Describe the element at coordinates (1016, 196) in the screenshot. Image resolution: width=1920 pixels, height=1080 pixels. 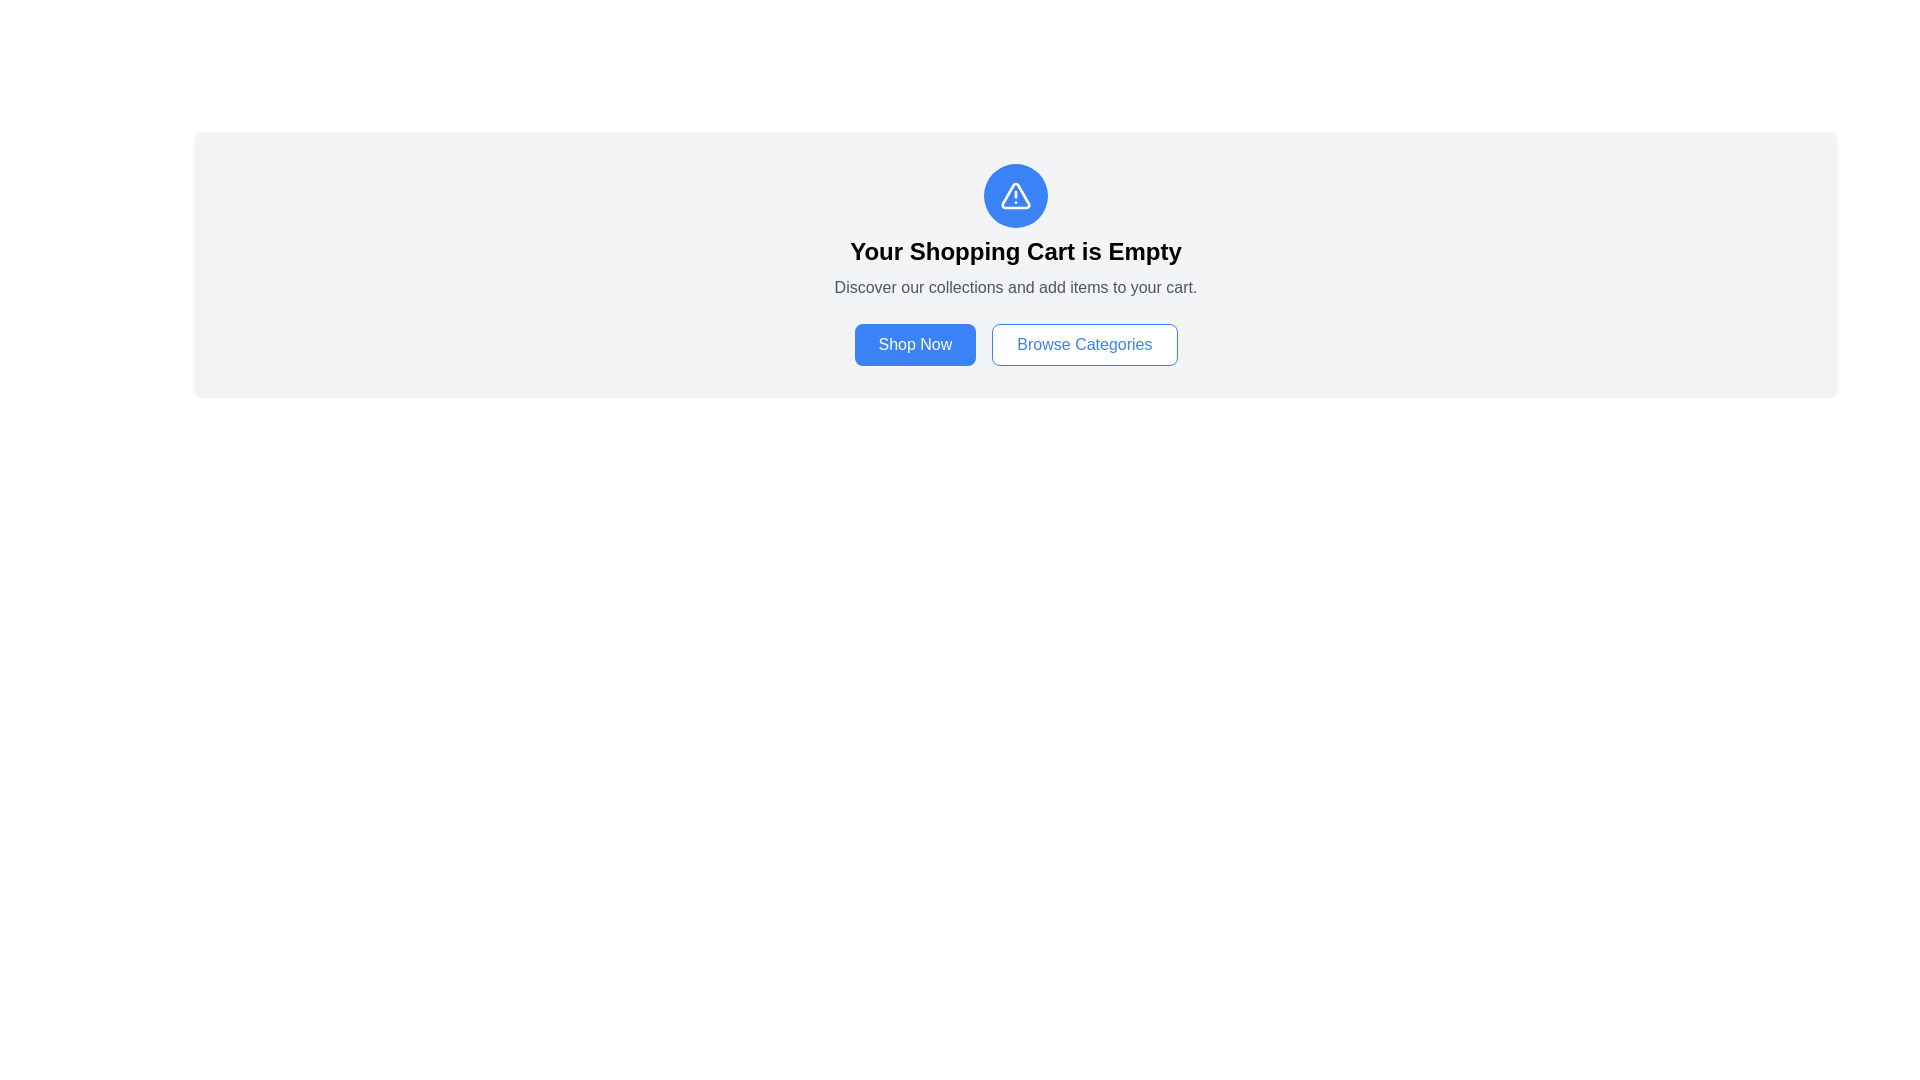
I see `the alert icon located at the center of the blue circular area above the 'Your Shopping Cart is Empty' text` at that location.